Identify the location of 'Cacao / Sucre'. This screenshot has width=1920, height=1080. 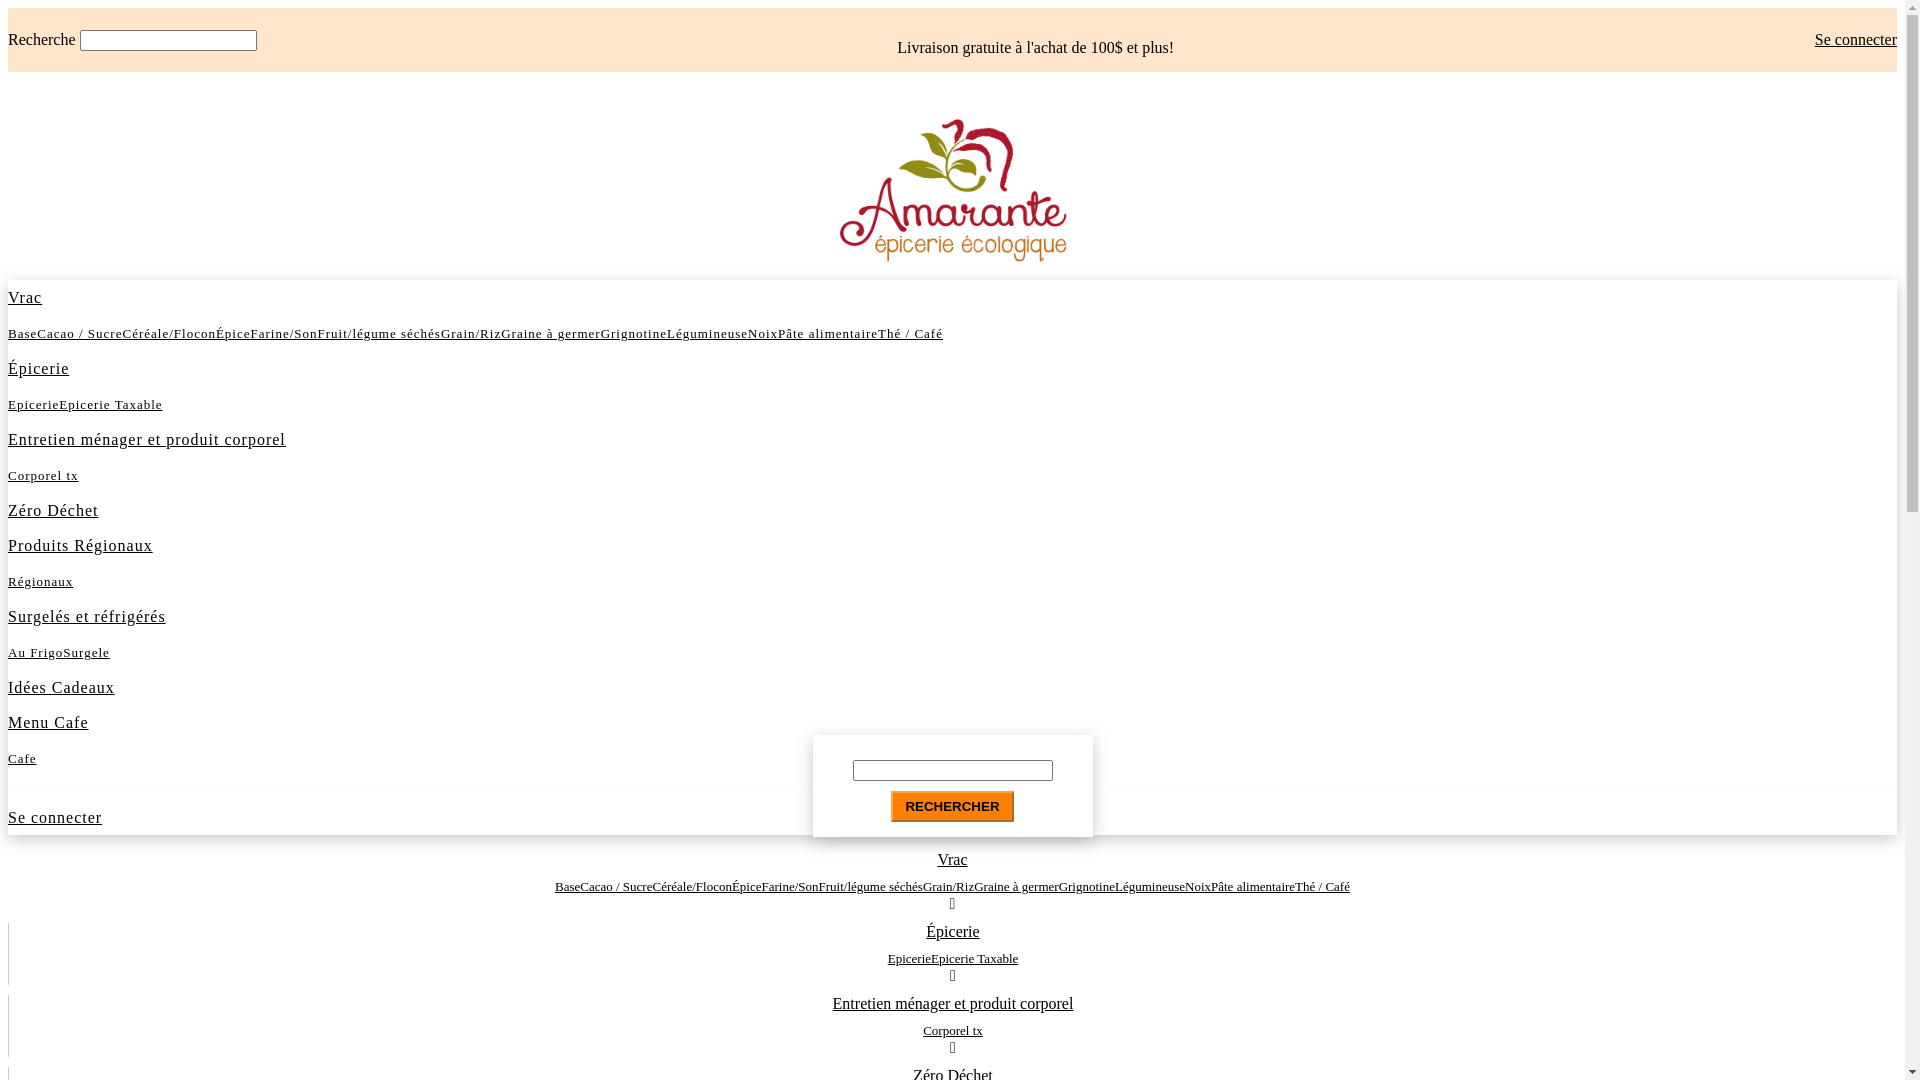
(79, 332).